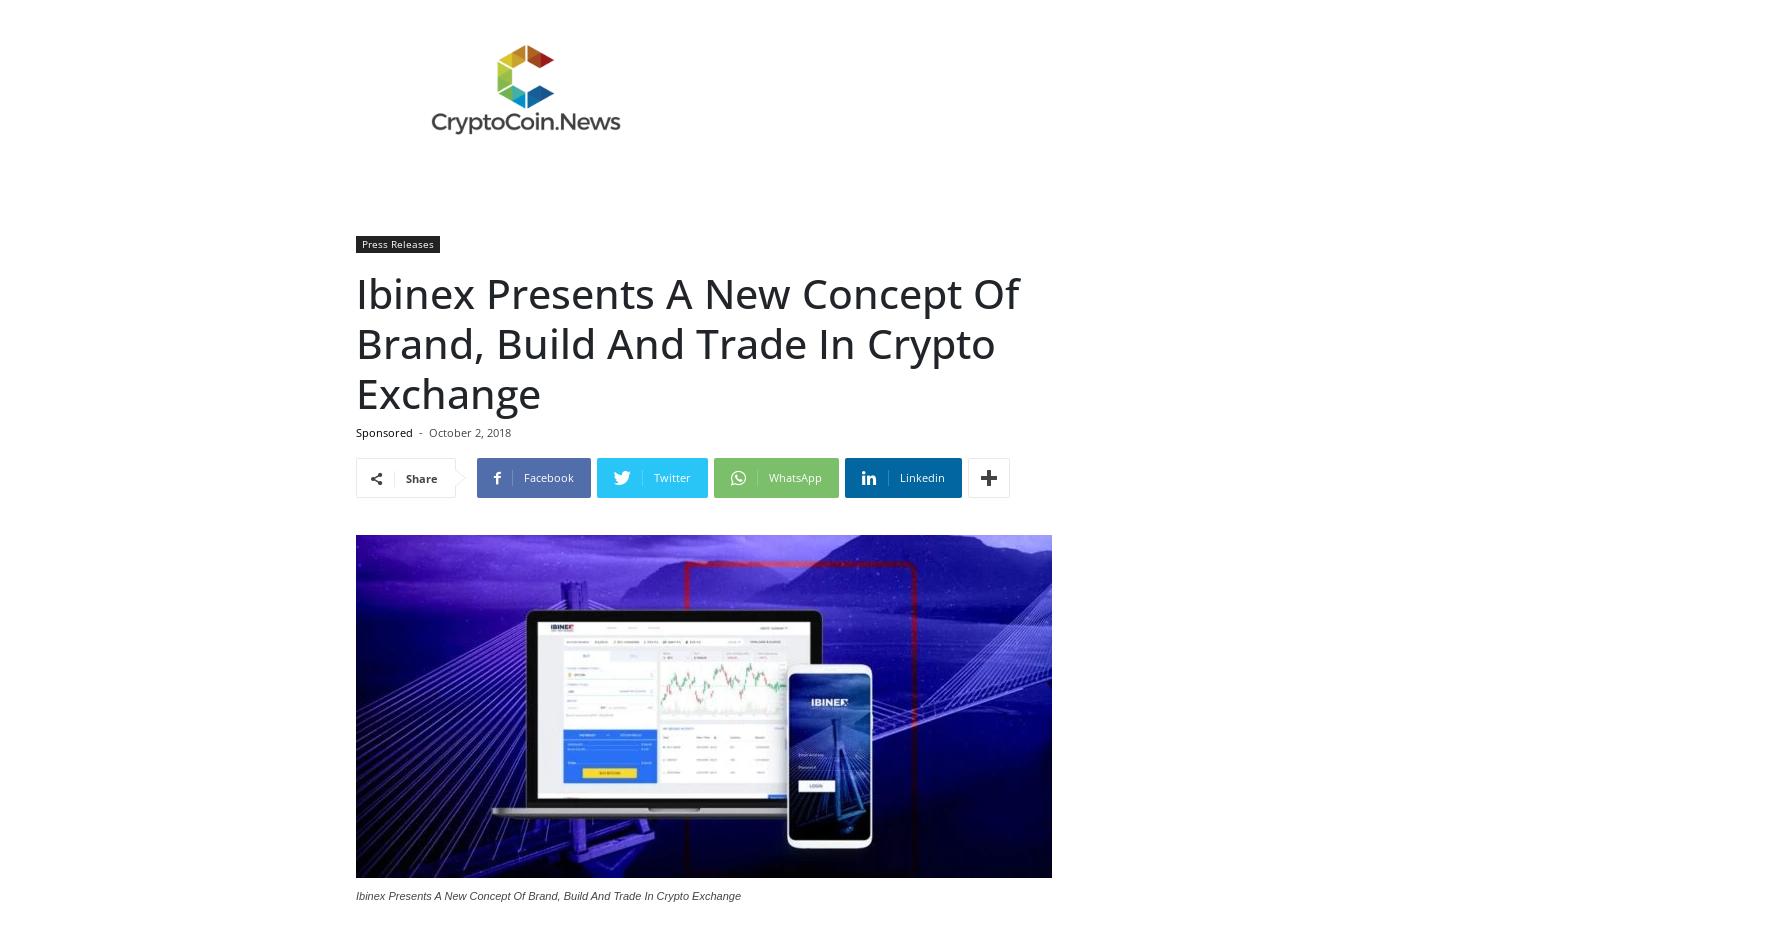  I want to click on 'https://ibinex.com/', so click(703, 710).